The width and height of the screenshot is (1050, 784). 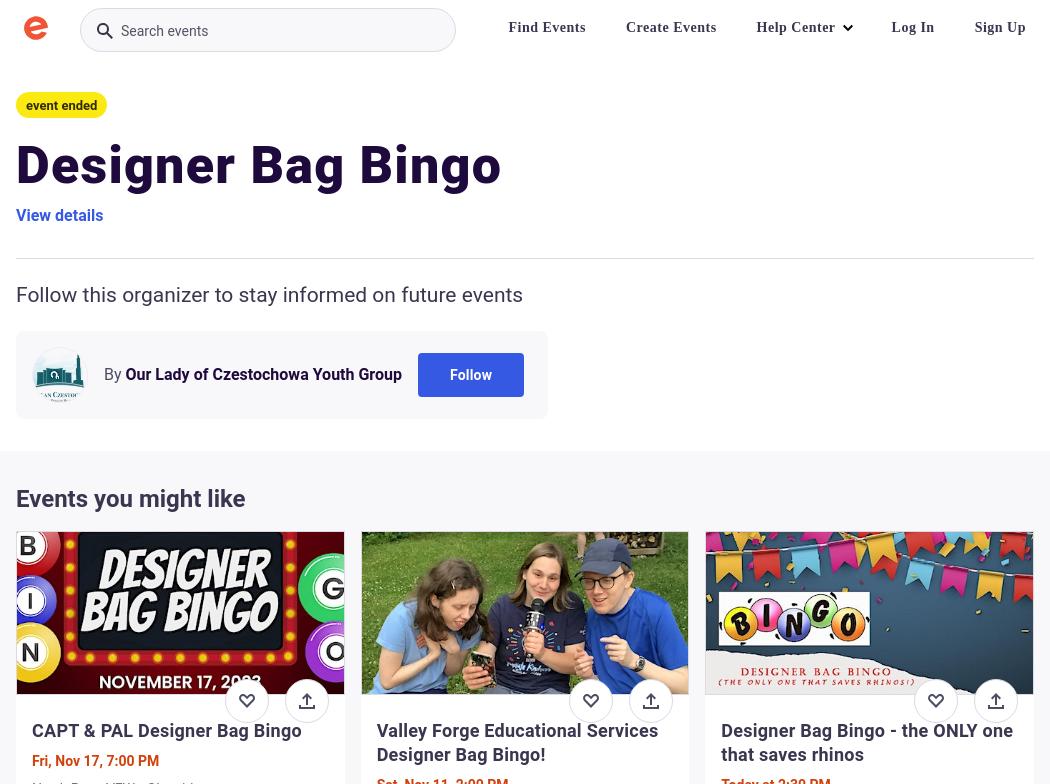 I want to click on 'Designer Bag Bingo - the ONLY one that saves rhinos', so click(x=720, y=742).